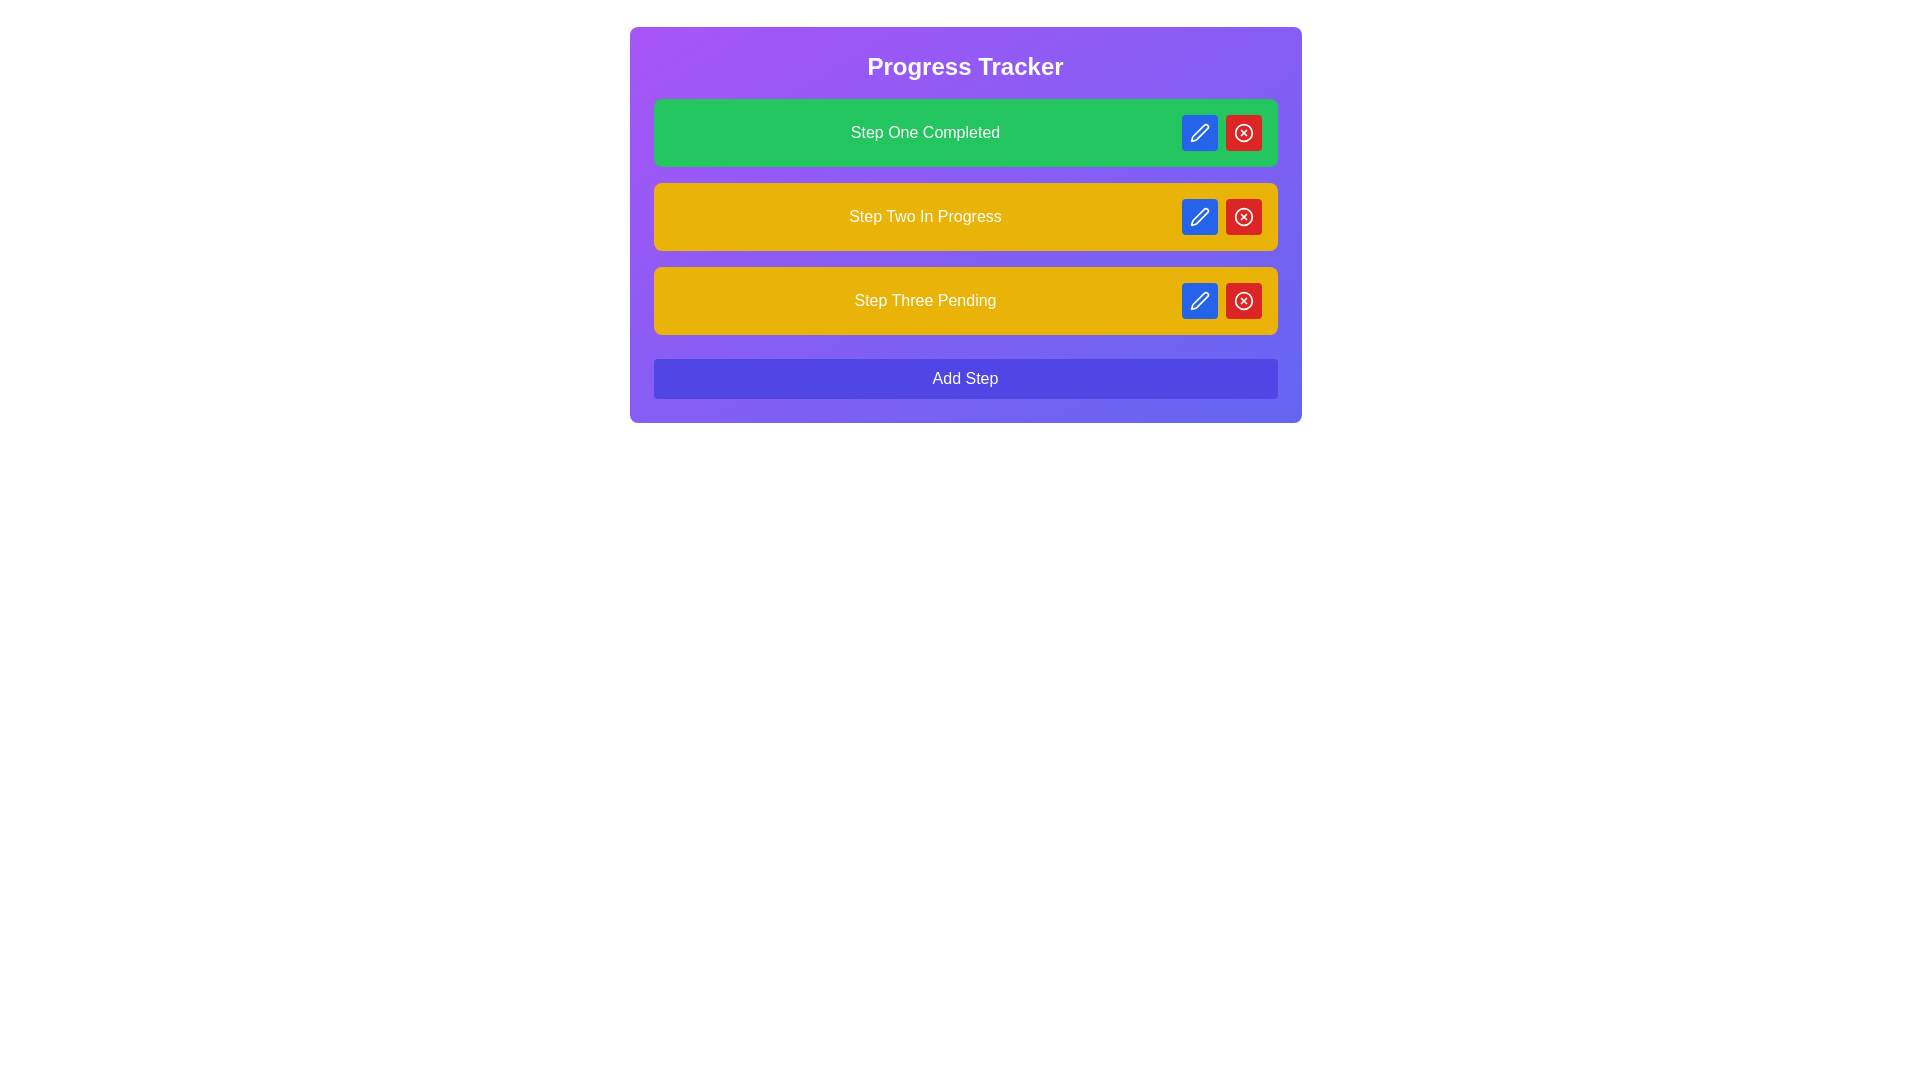  I want to click on the static text label that displays 'Step One Completed', which has a bold style and a green background, located at the top of the step indicators list, so click(924, 132).